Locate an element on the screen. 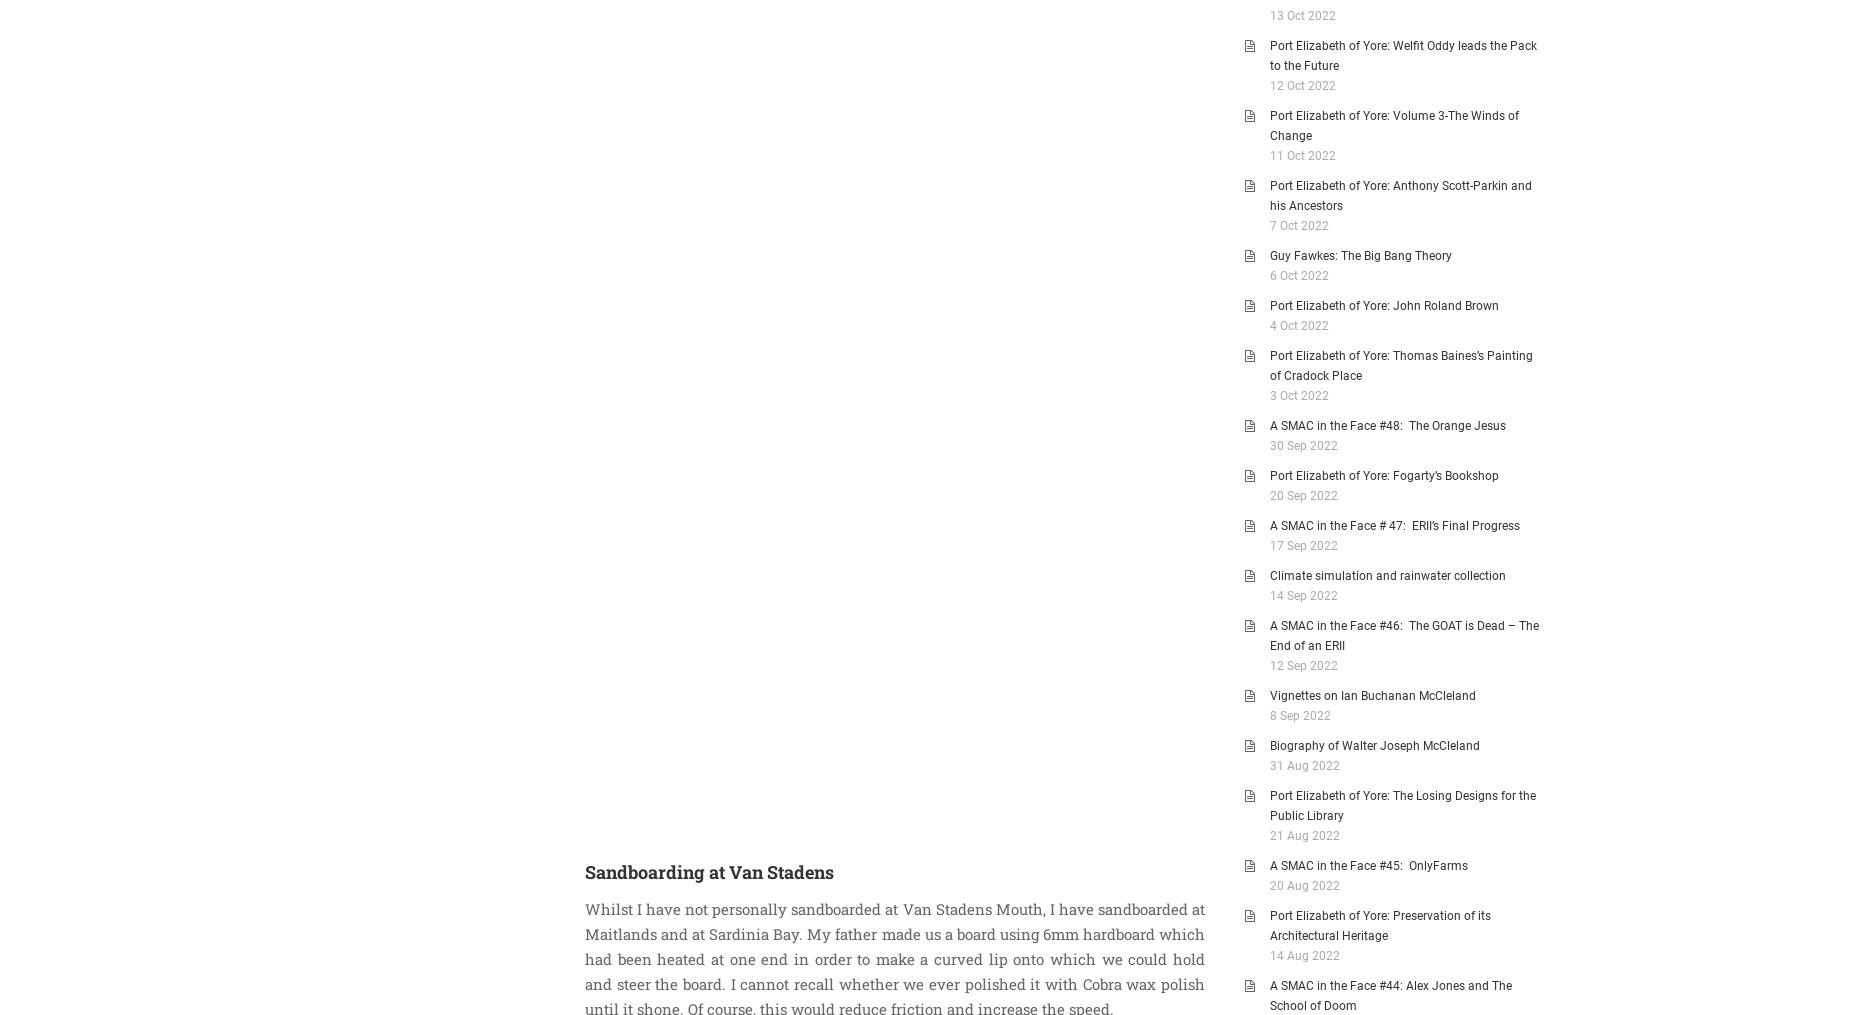 This screenshot has height=1015, width=1850. '17 Sep 2022' is located at coordinates (1303, 545).